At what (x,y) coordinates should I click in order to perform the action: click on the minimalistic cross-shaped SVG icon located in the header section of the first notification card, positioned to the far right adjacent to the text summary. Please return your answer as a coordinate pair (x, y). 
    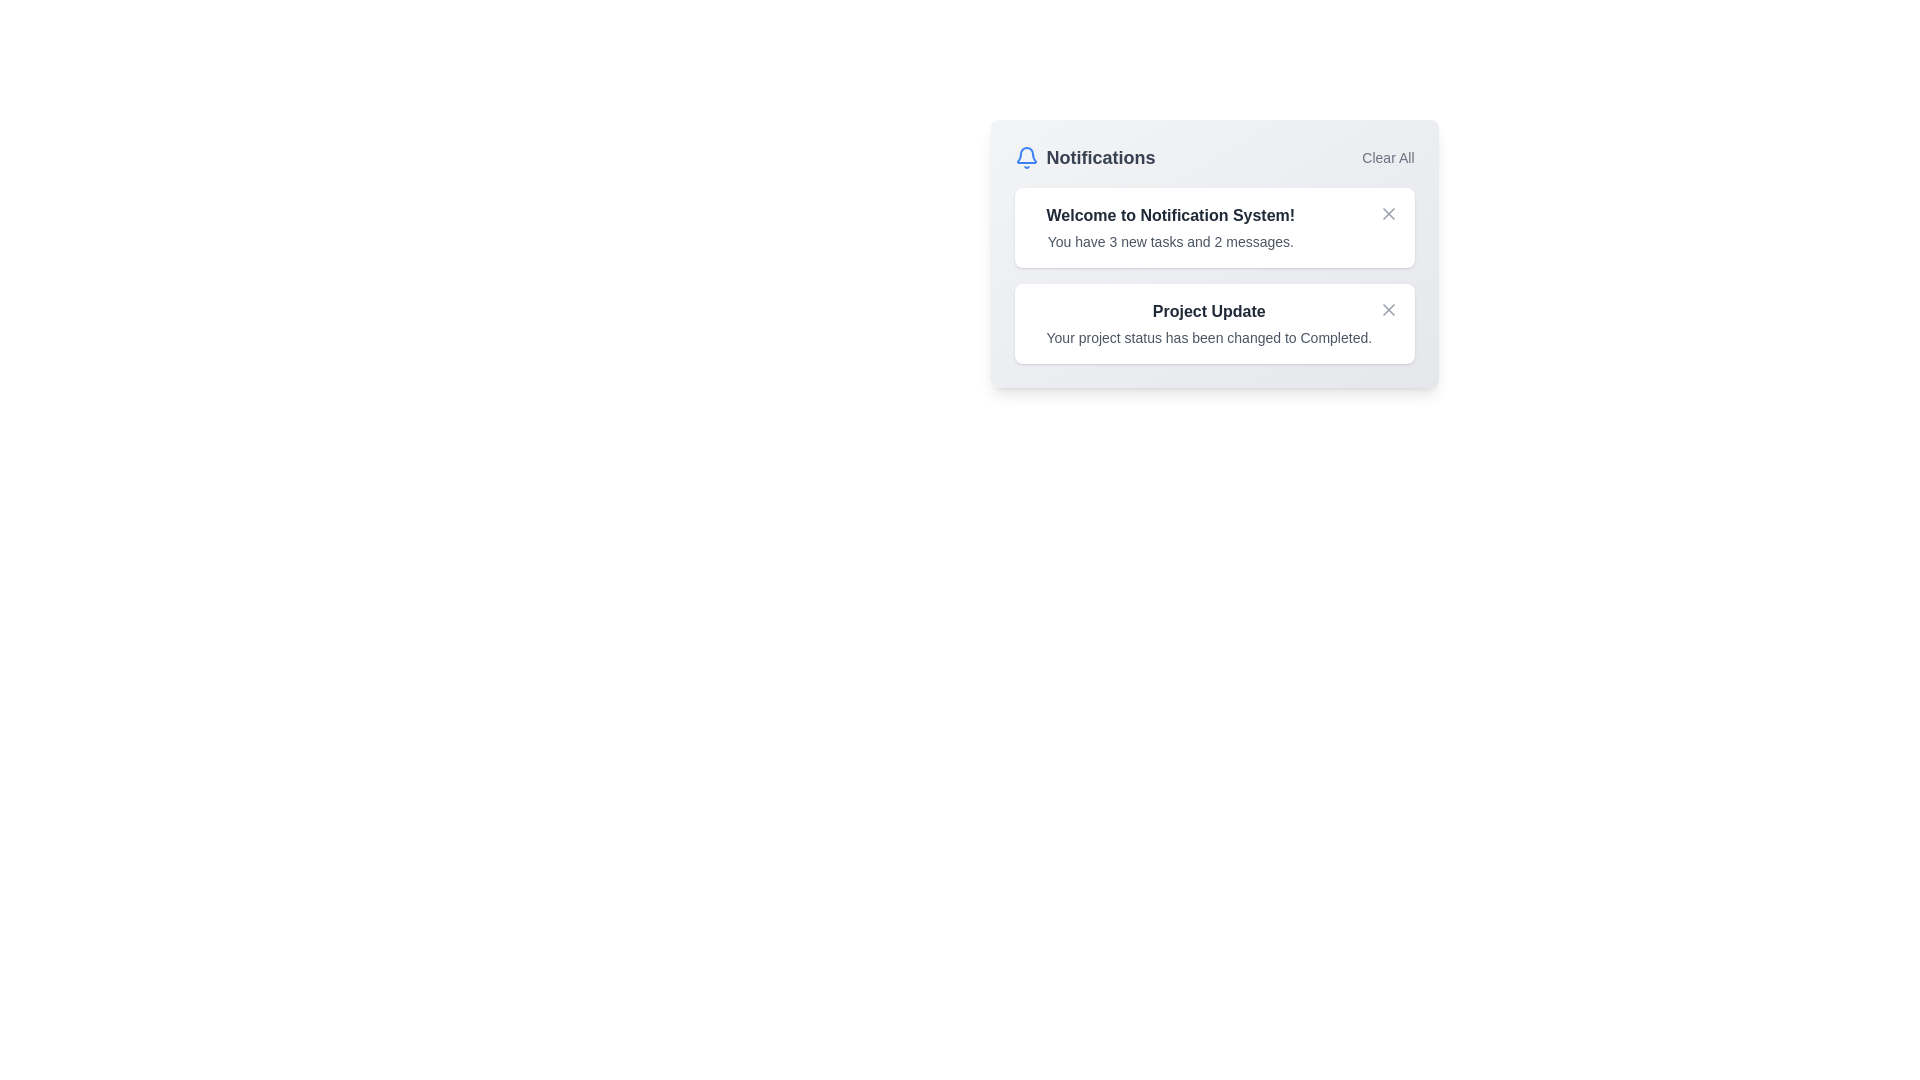
    Looking at the image, I should click on (1387, 213).